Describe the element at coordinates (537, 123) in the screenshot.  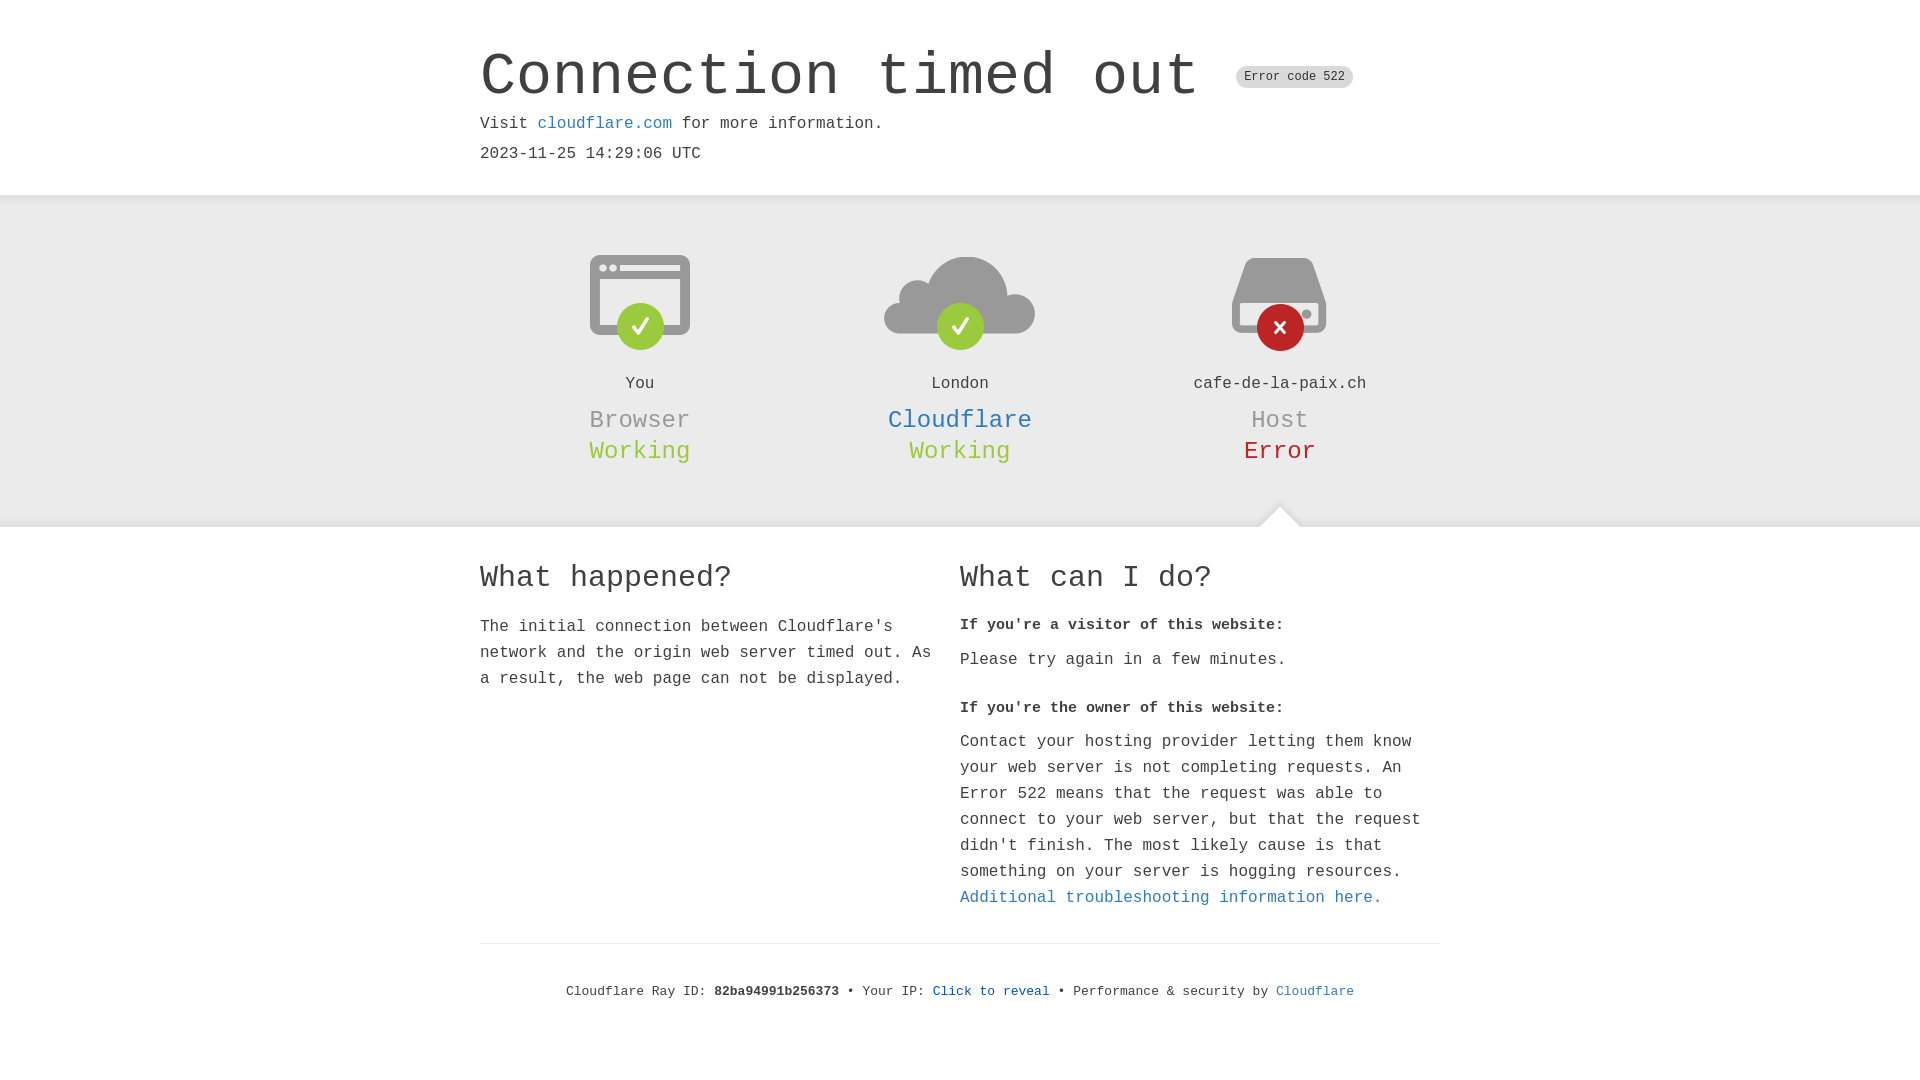
I see `'cloudflare.com'` at that location.